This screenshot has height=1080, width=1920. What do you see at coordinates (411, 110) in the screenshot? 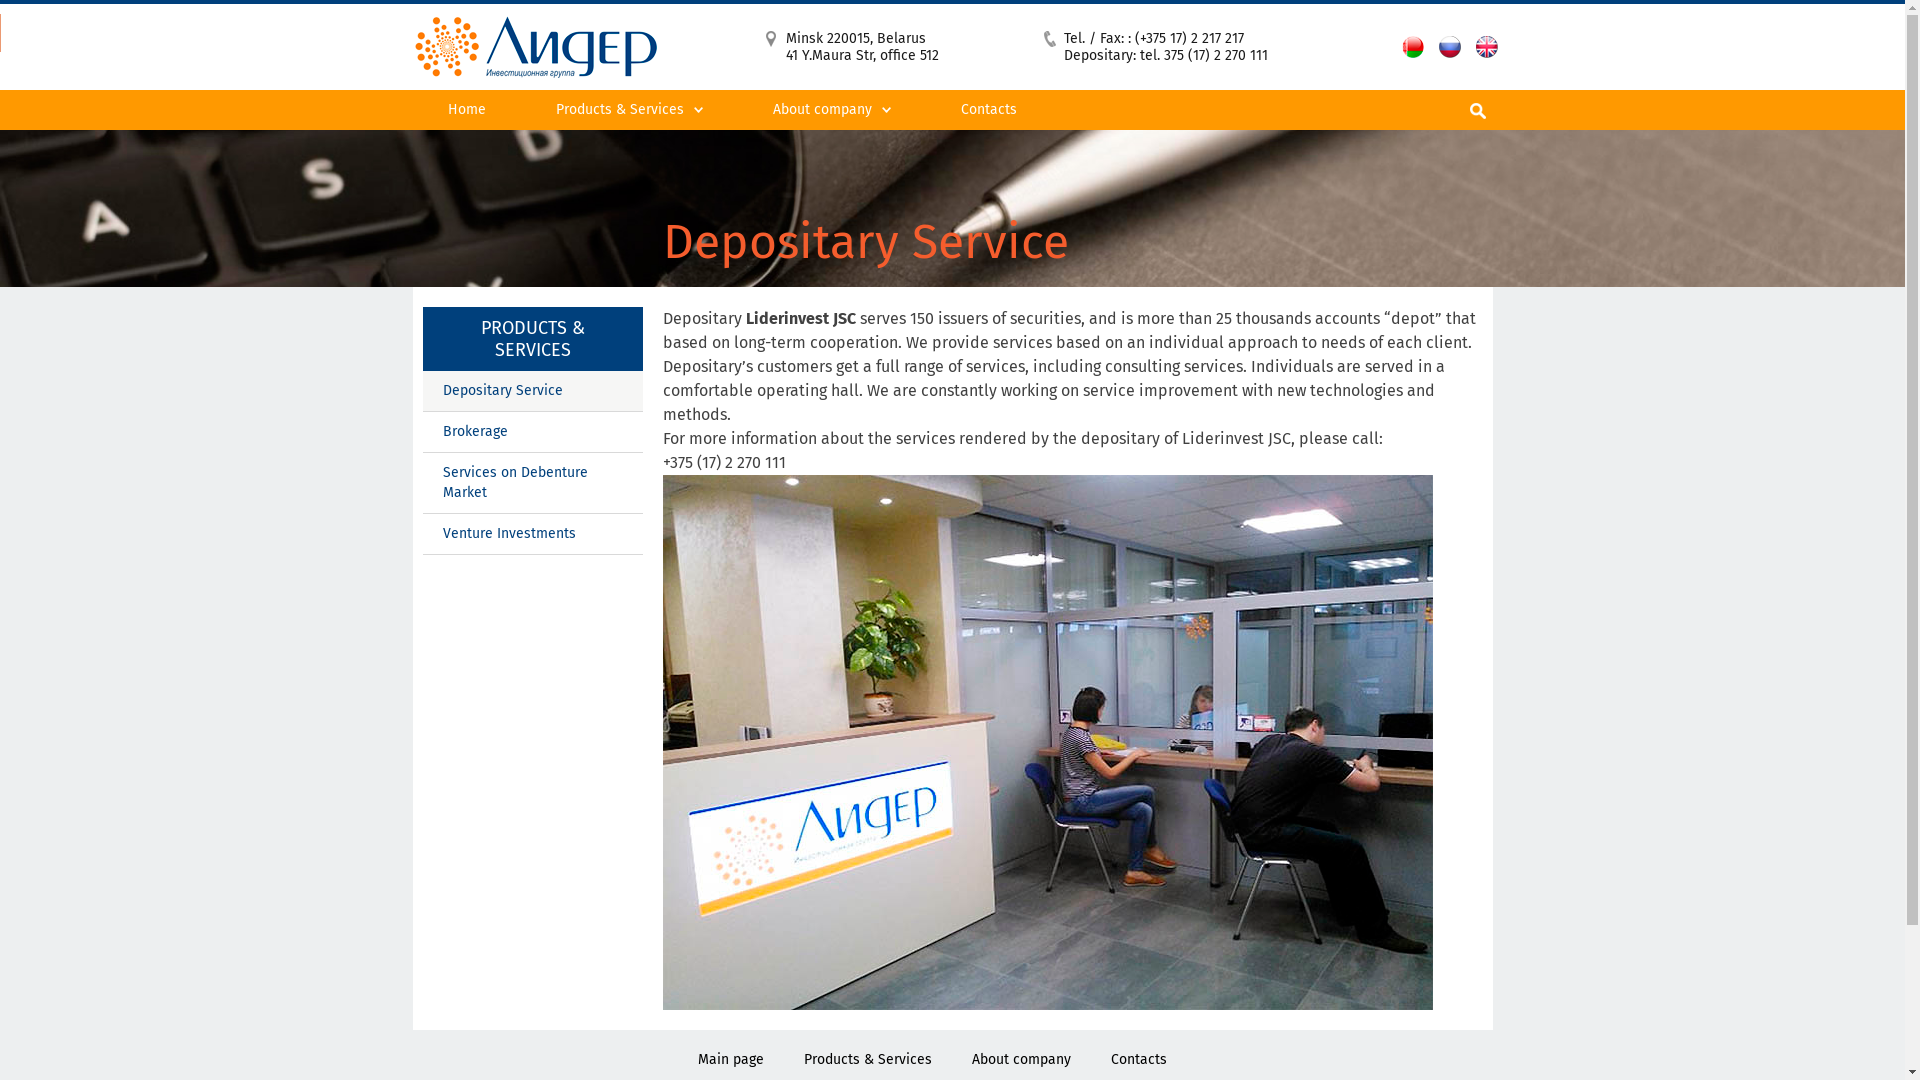
I see `'Home'` at bounding box center [411, 110].